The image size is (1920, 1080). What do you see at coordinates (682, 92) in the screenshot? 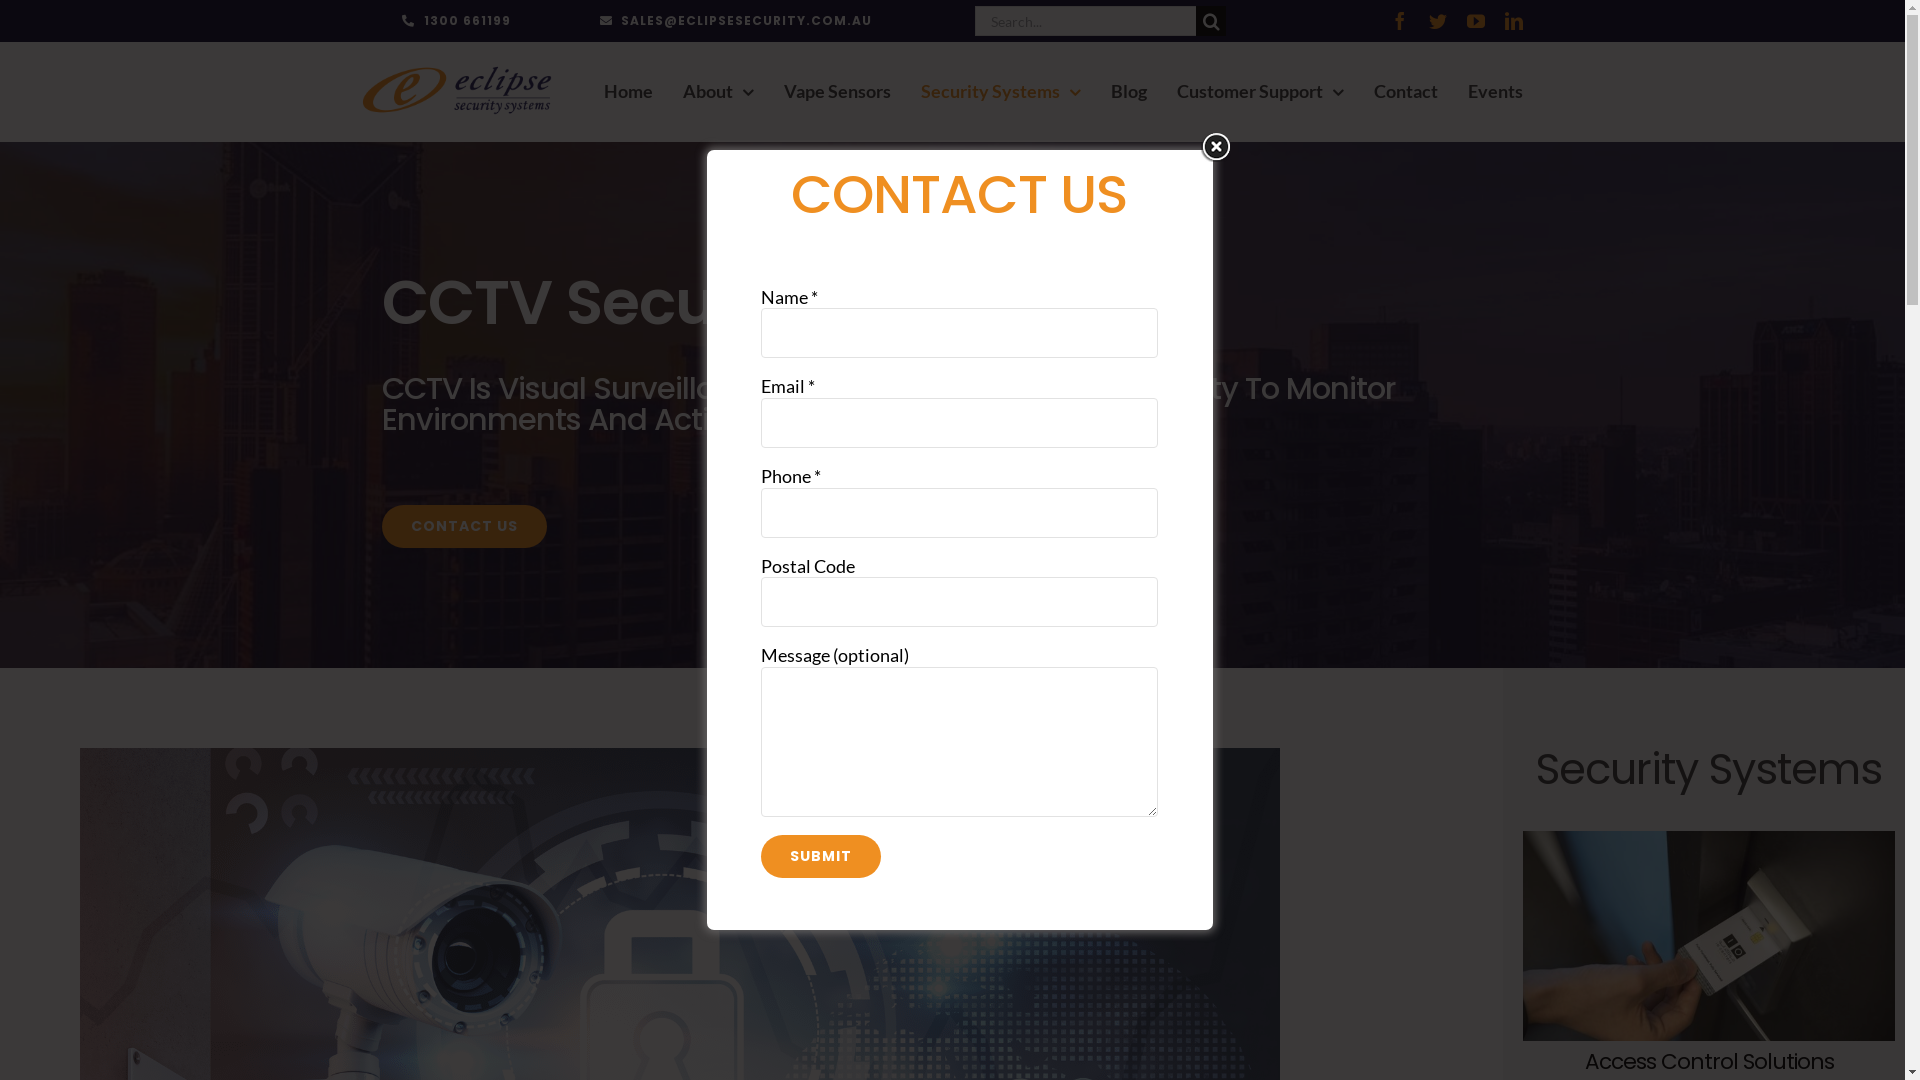
I see `'About'` at bounding box center [682, 92].